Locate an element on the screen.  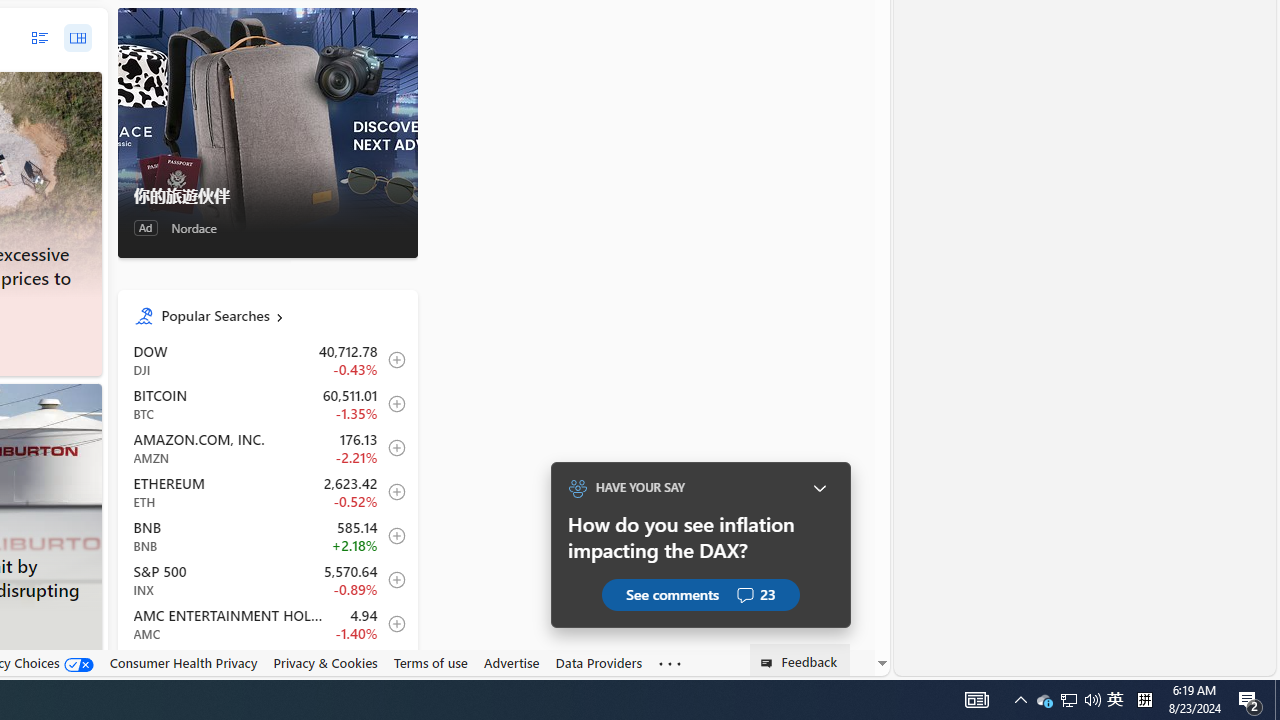
'Class: feedback_link_icon-DS-EntryPoint1-1' is located at coordinates (769, 663).